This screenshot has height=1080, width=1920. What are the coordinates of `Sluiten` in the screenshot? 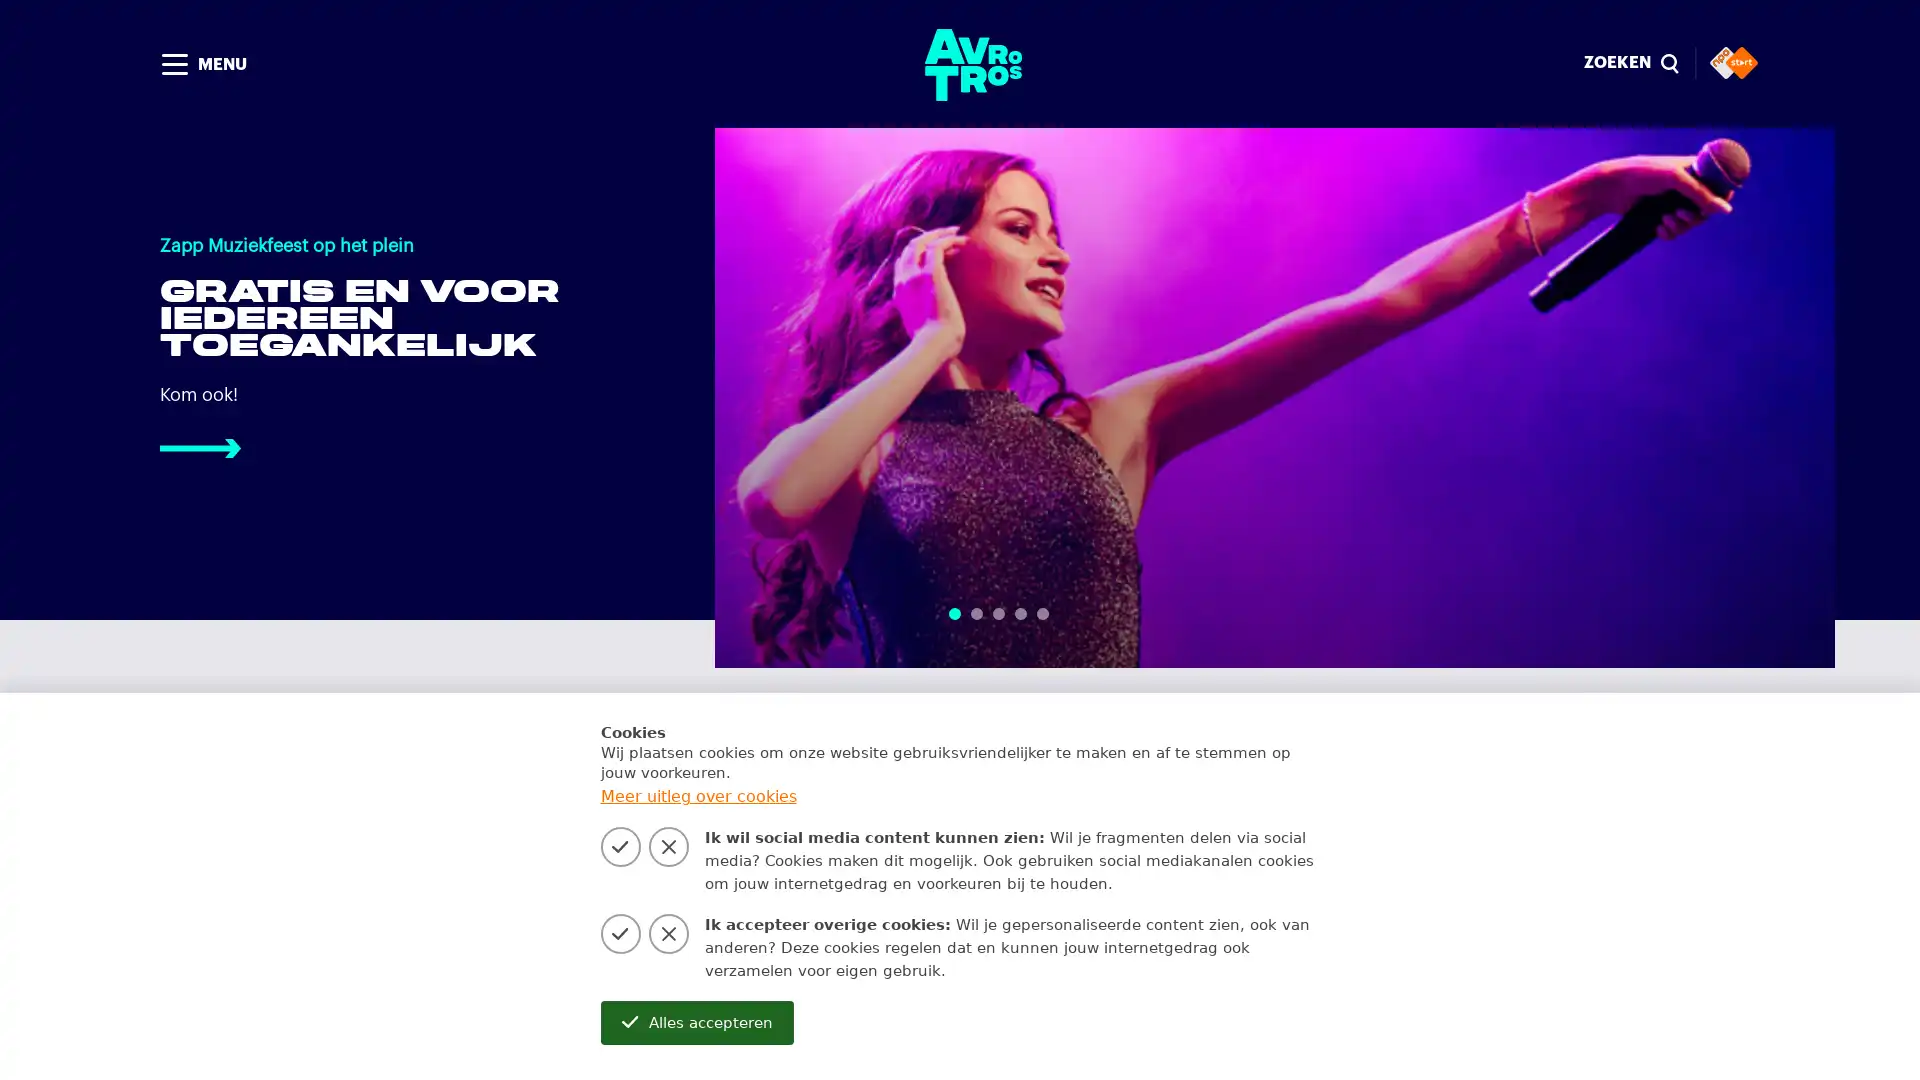 It's located at (1670, 64).